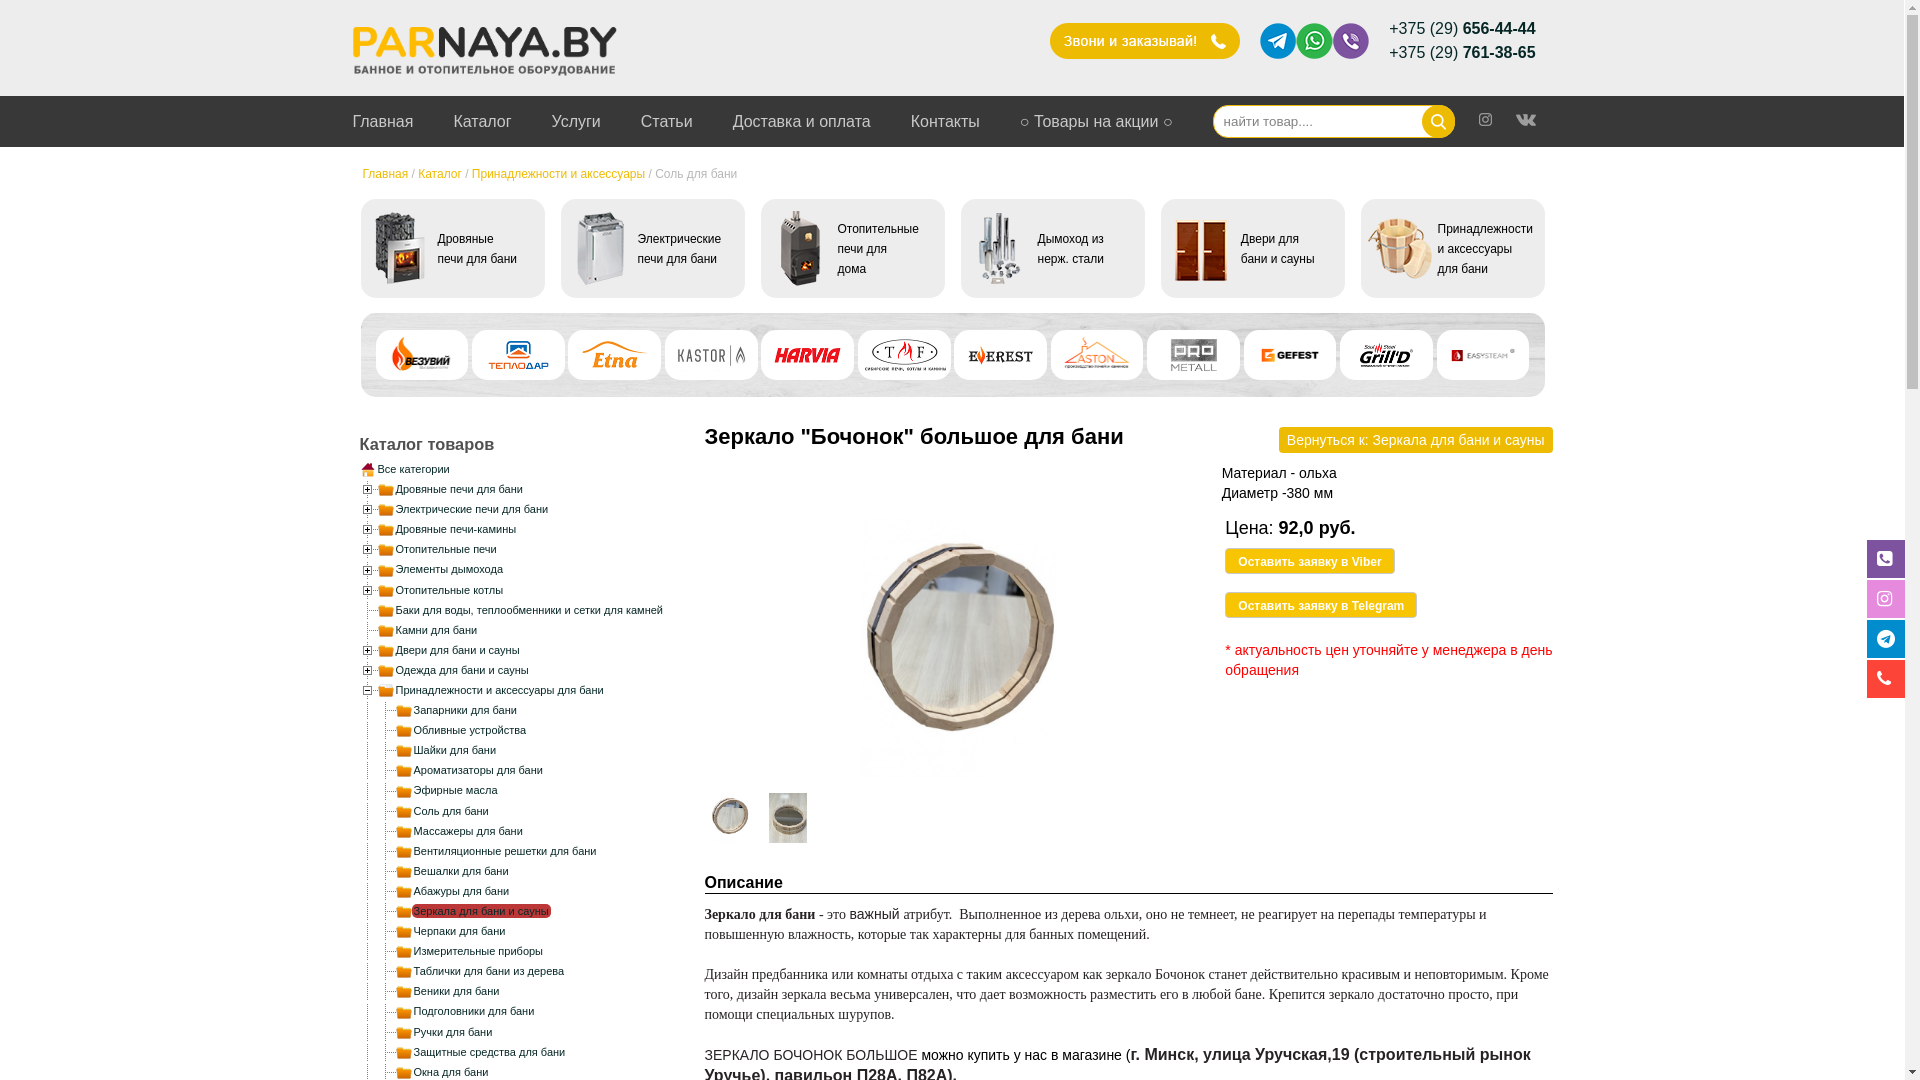 Image resolution: width=1920 pixels, height=1080 pixels. I want to click on '+375 (29) 656-44-44', so click(1462, 29).